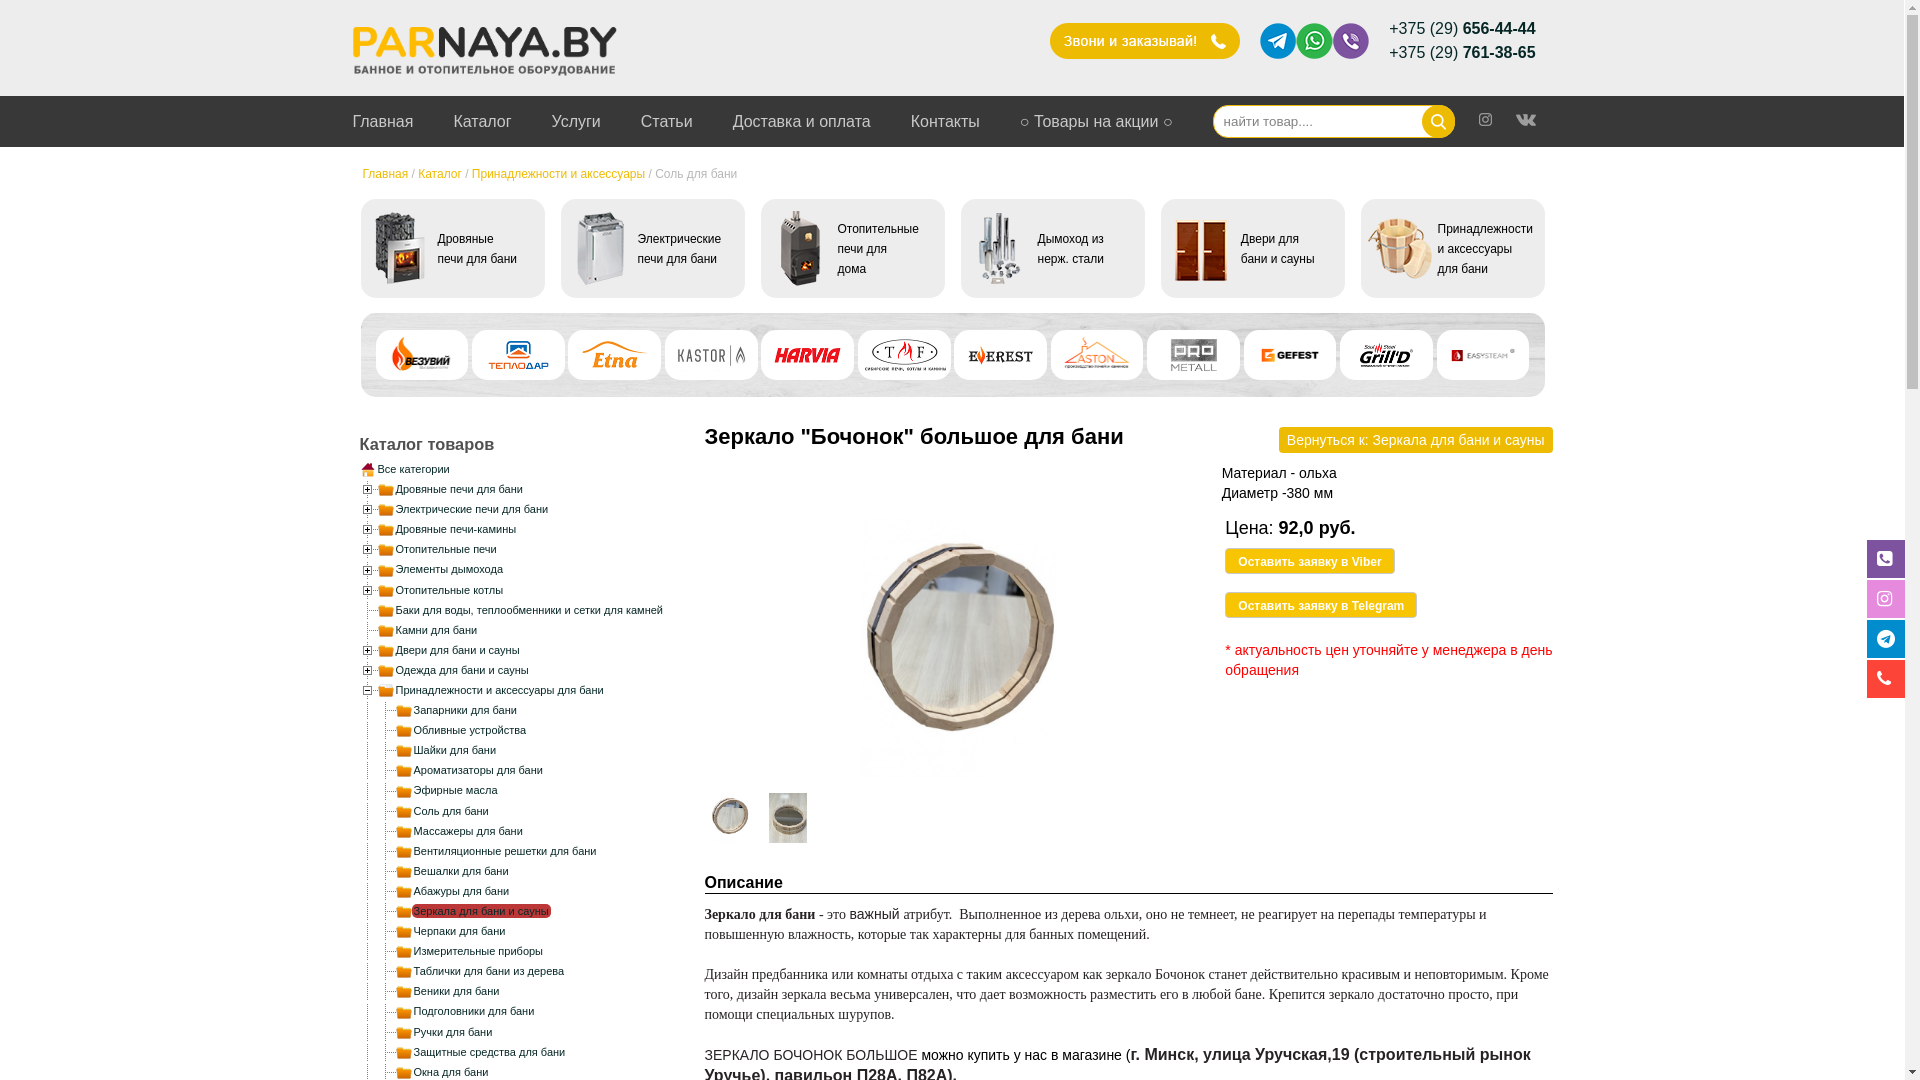 Image resolution: width=1920 pixels, height=1080 pixels. I want to click on '+375 (29) 656-44-44', so click(1462, 29).